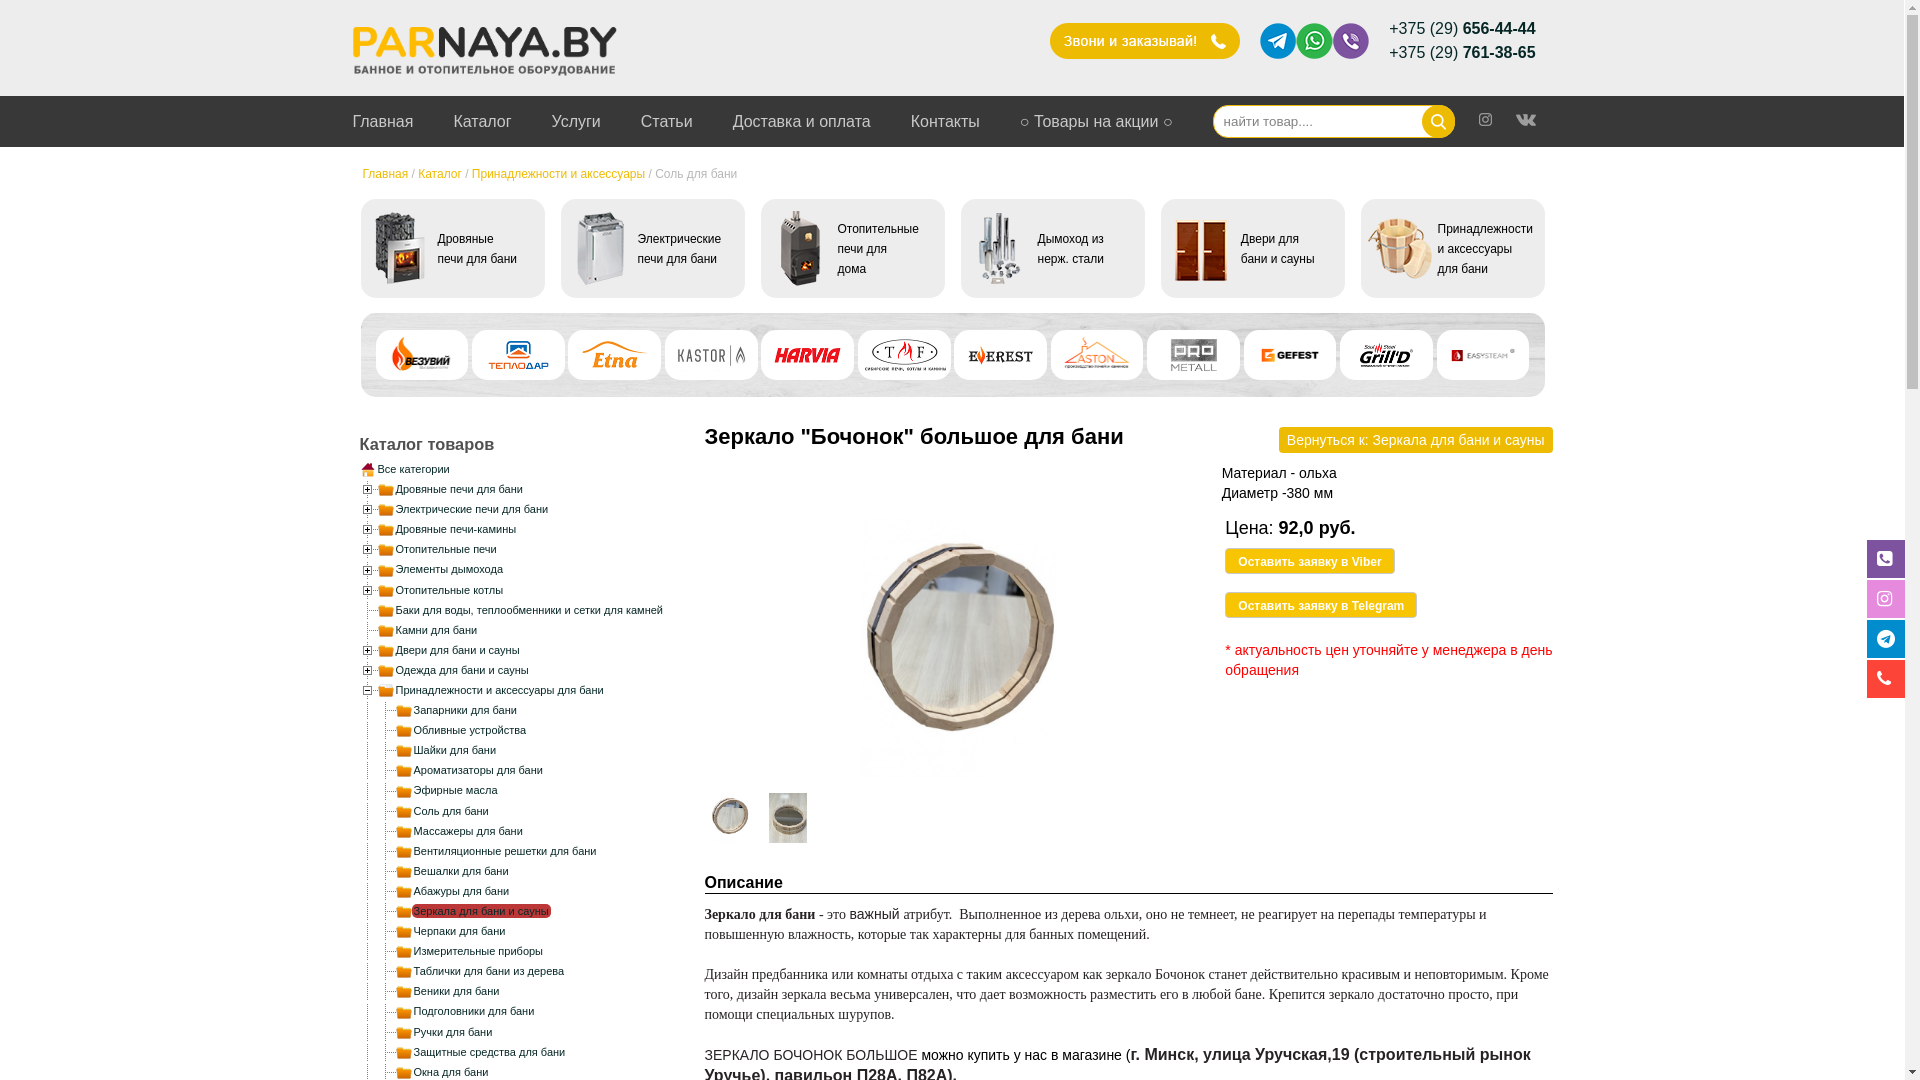 Image resolution: width=1920 pixels, height=1080 pixels. I want to click on '+375 (29) 656-44-44', so click(1462, 29).